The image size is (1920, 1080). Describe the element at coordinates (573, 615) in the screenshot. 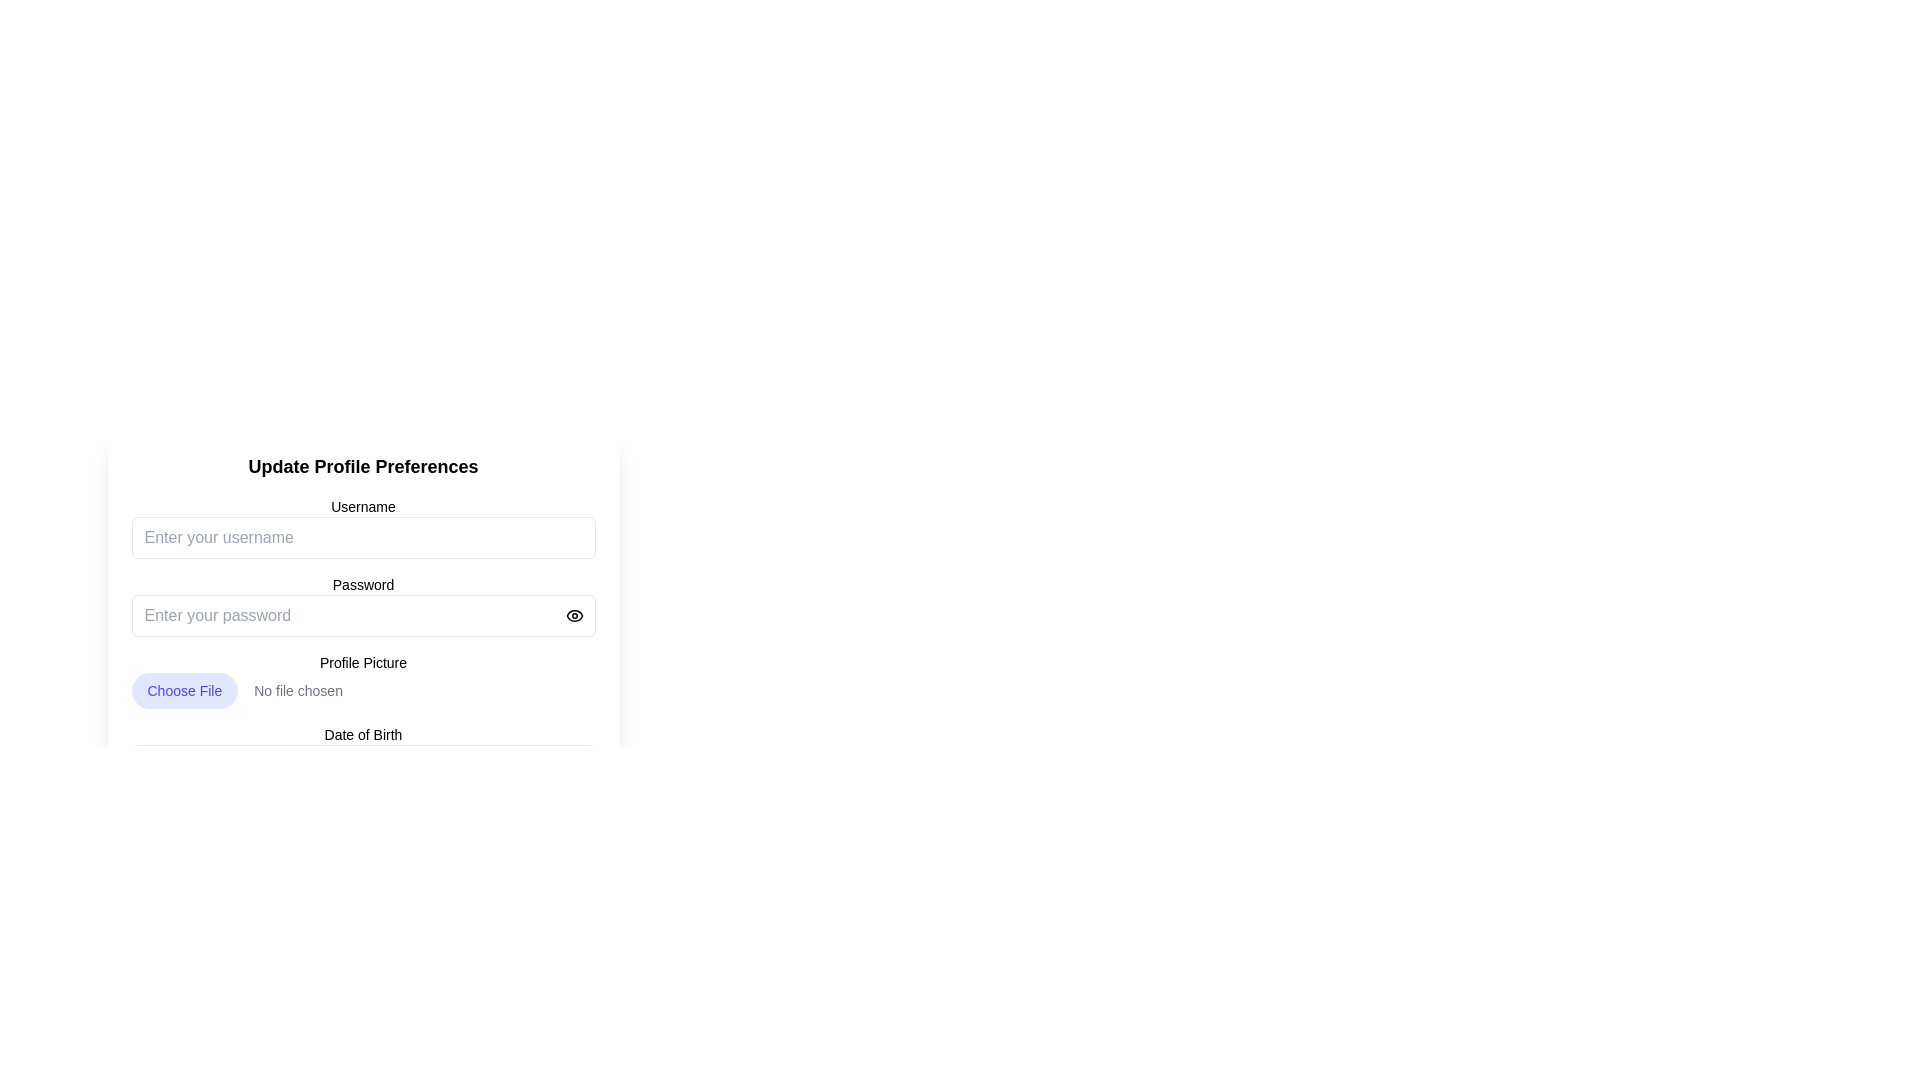

I see `the button located to the immediate right of the password input field` at that location.